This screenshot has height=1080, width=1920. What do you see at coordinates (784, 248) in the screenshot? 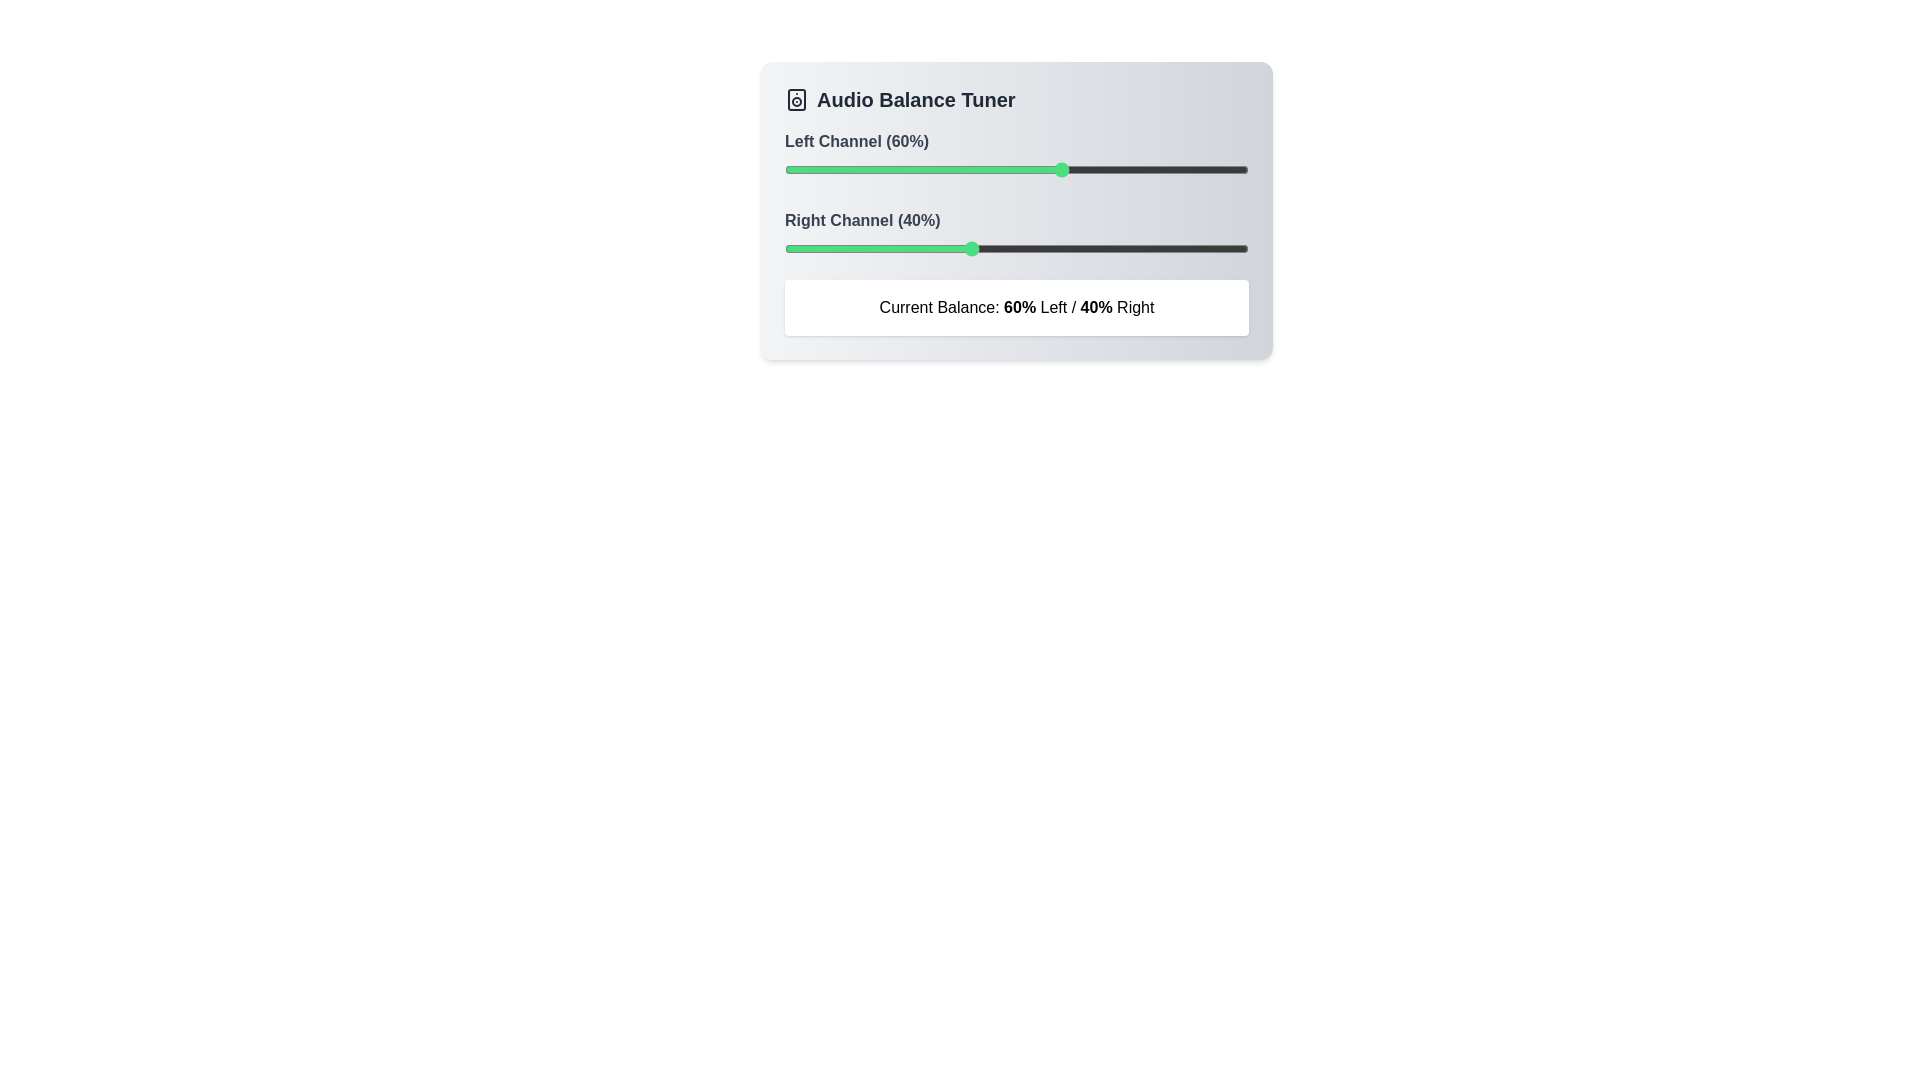
I see `the right channel balance to 0% using the slider` at bounding box center [784, 248].